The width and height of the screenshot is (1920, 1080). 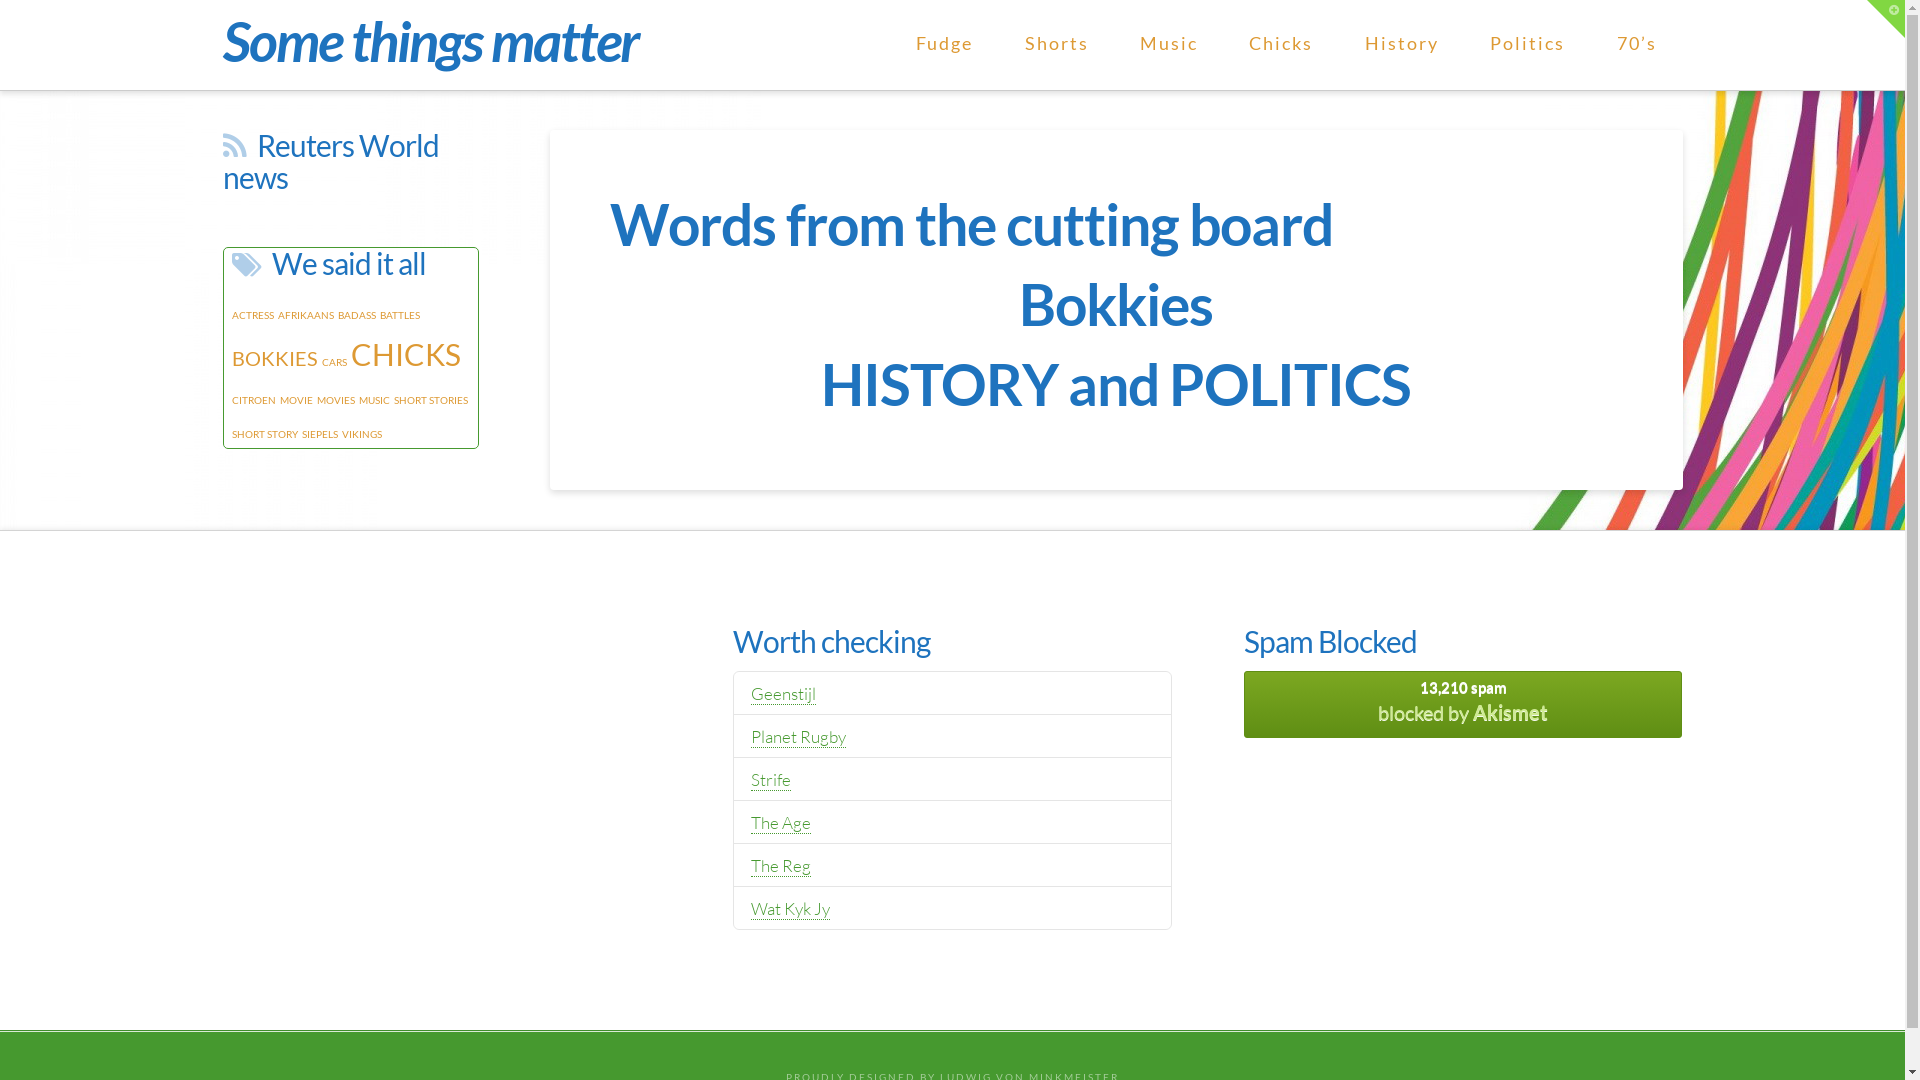 What do you see at coordinates (335, 400) in the screenshot?
I see `'MOVIES'` at bounding box center [335, 400].